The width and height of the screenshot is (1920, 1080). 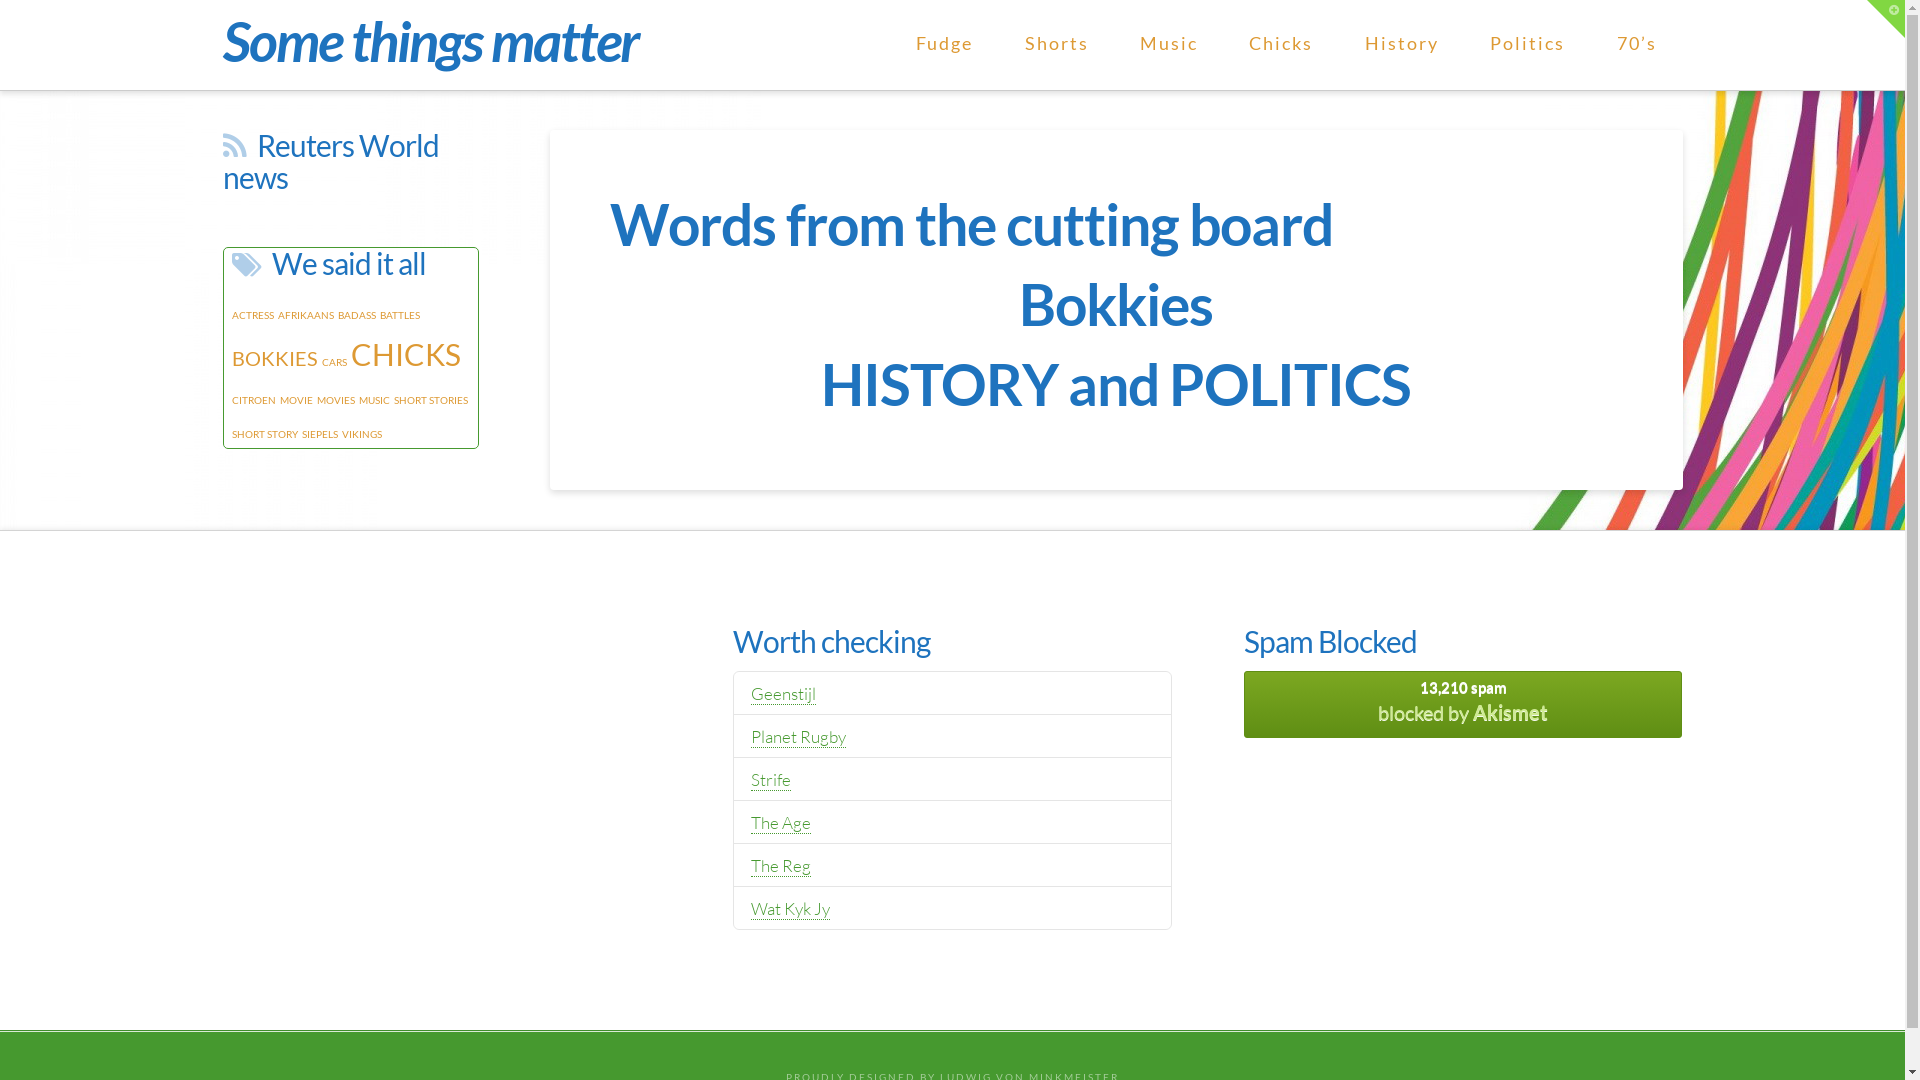 What do you see at coordinates (335, 400) in the screenshot?
I see `'MOVIES'` at bounding box center [335, 400].